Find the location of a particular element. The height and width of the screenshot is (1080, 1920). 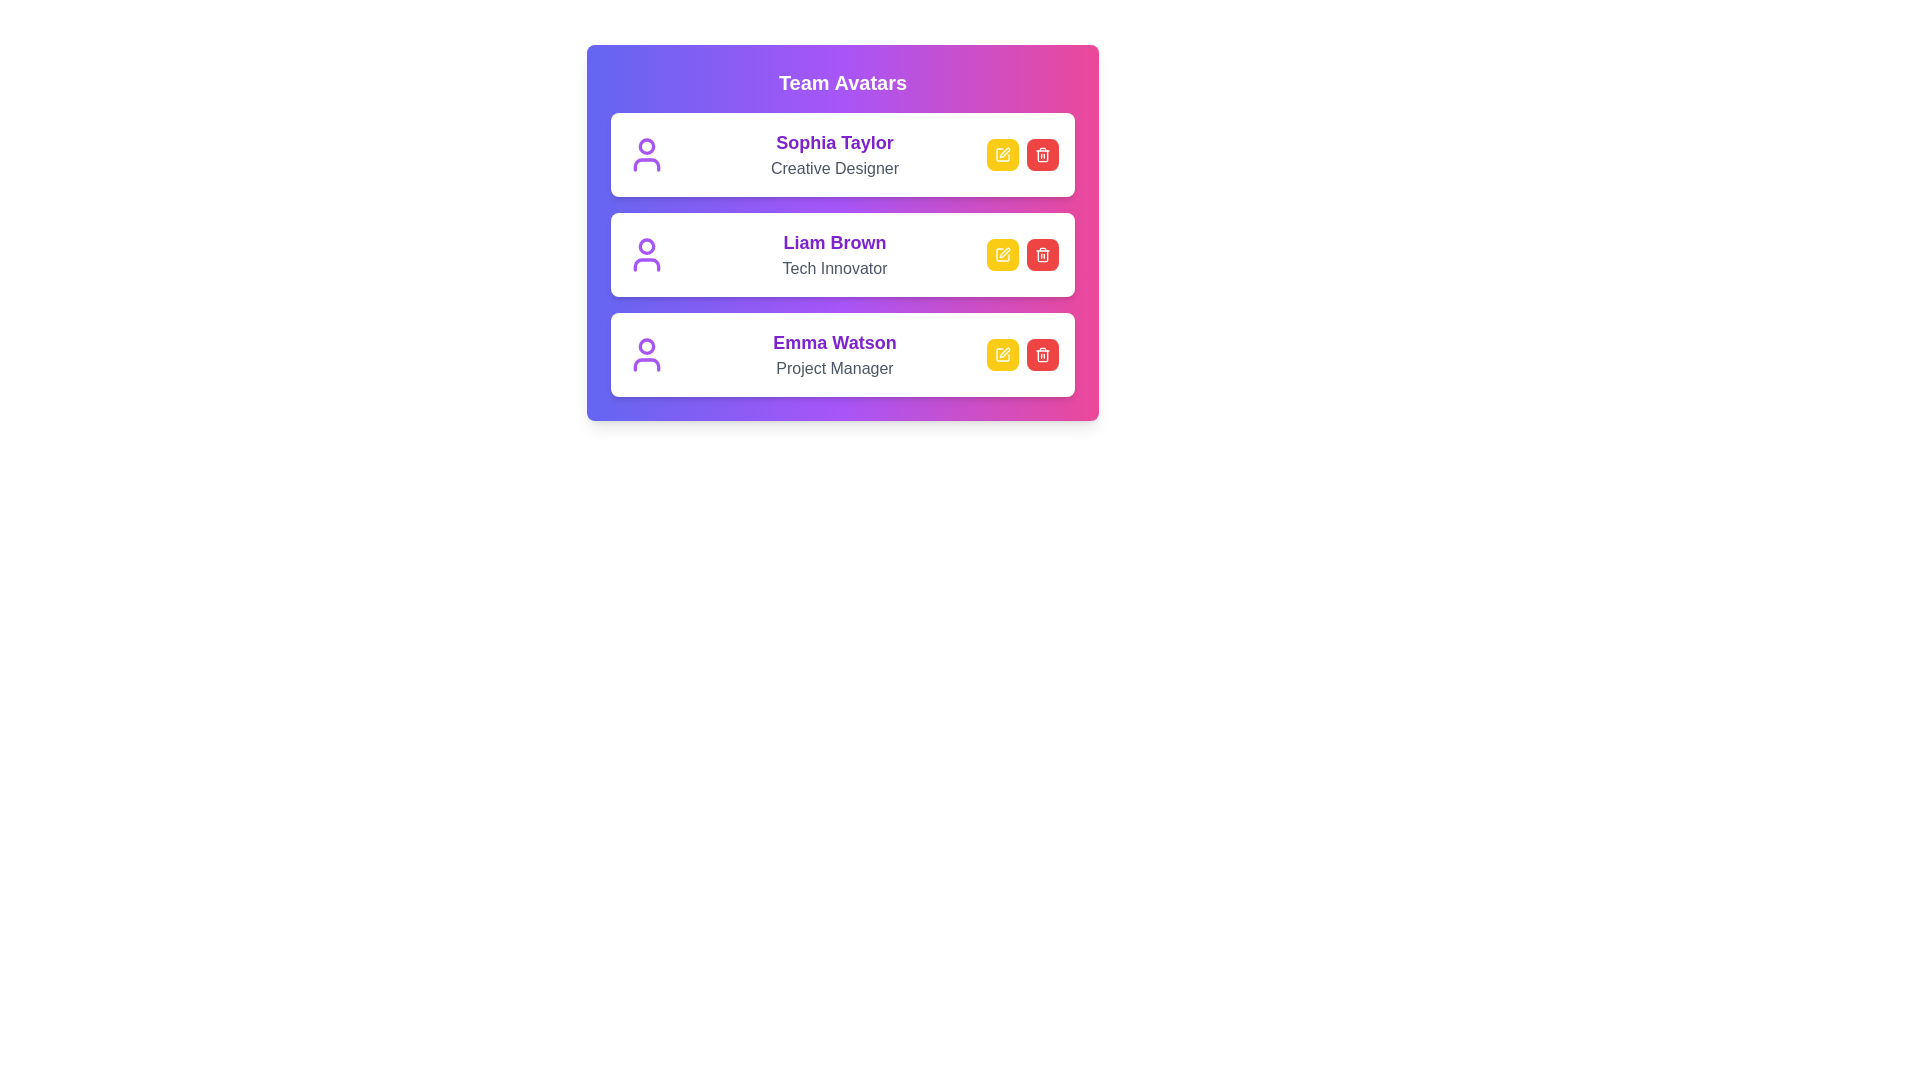

the pen icon to the left of the trash can icon associated with 'Sophia Taylor' to initiate editing is located at coordinates (1003, 152).